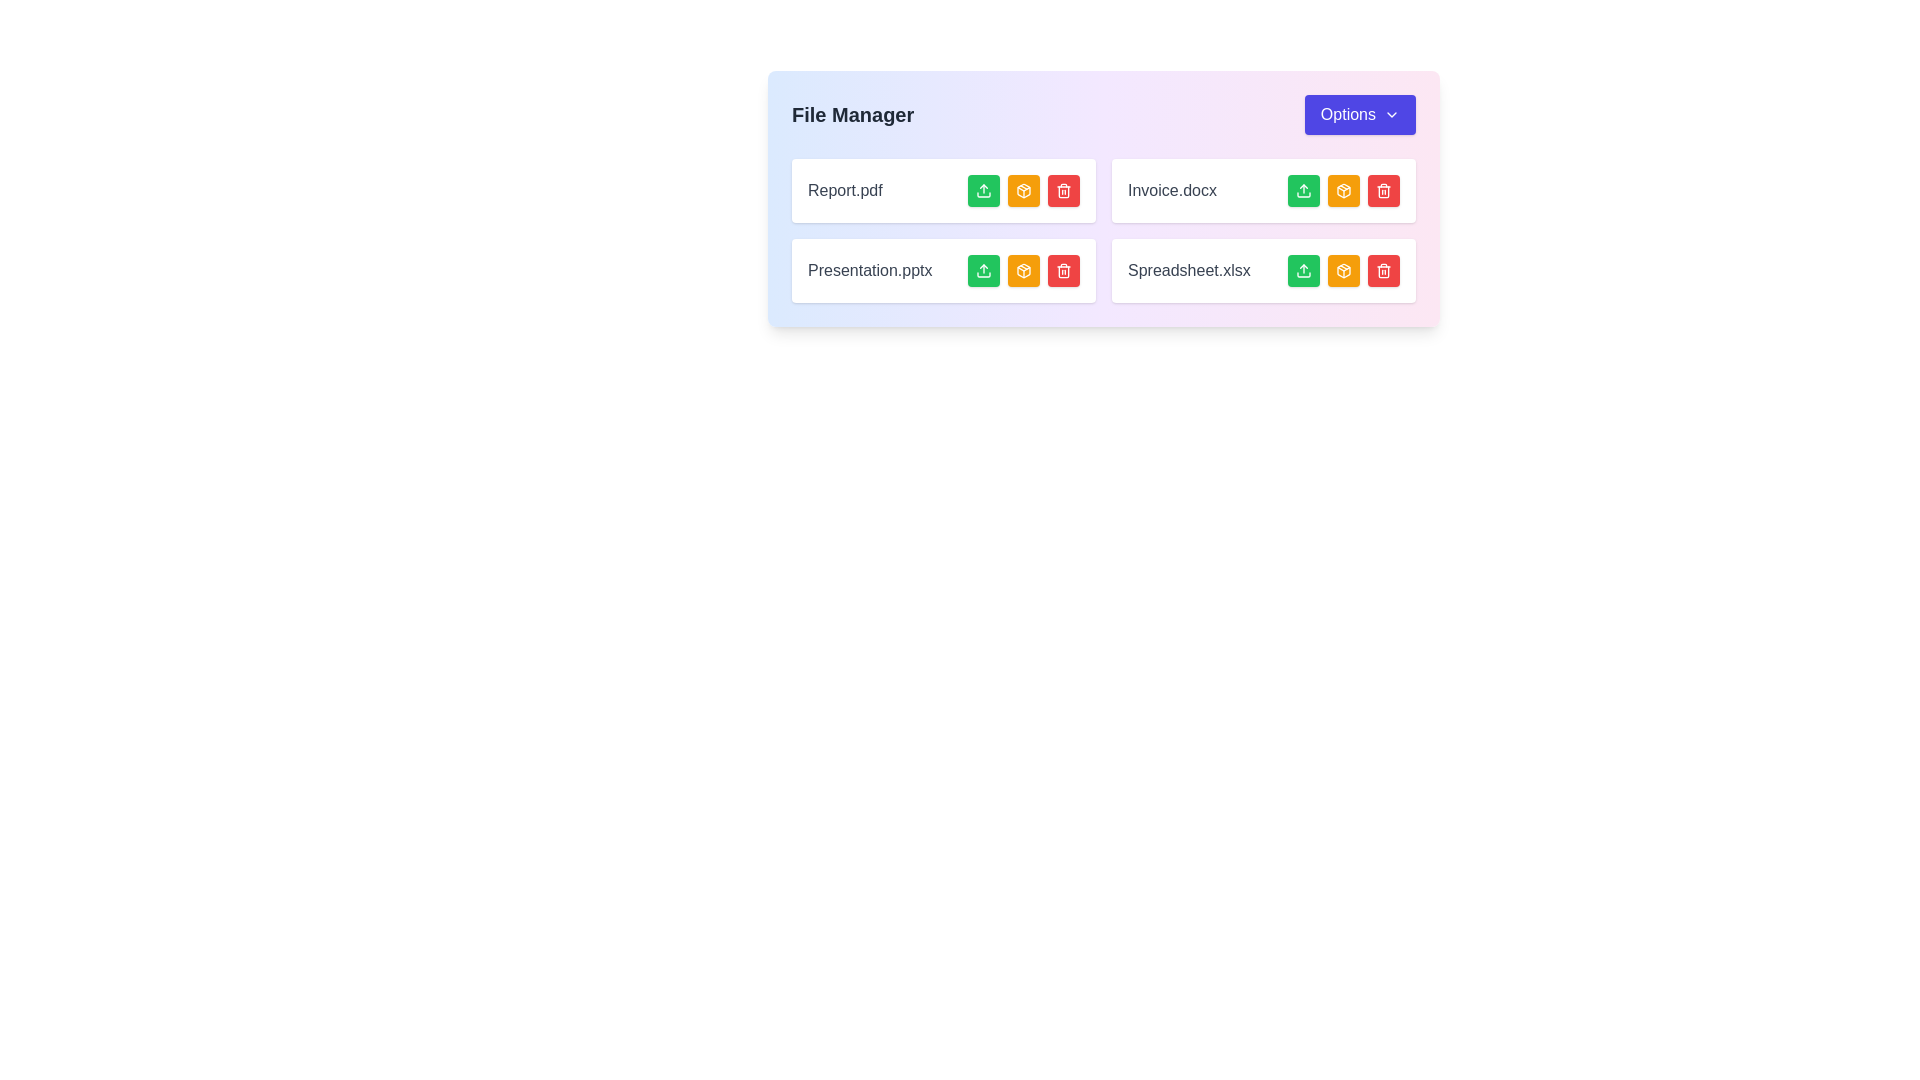 The width and height of the screenshot is (1920, 1080). I want to click on the SVG upload icon located in the green button next to the file Spreadsheet.xlsx in the bottom-right corner of the file manager interface for further interaction, so click(1304, 270).